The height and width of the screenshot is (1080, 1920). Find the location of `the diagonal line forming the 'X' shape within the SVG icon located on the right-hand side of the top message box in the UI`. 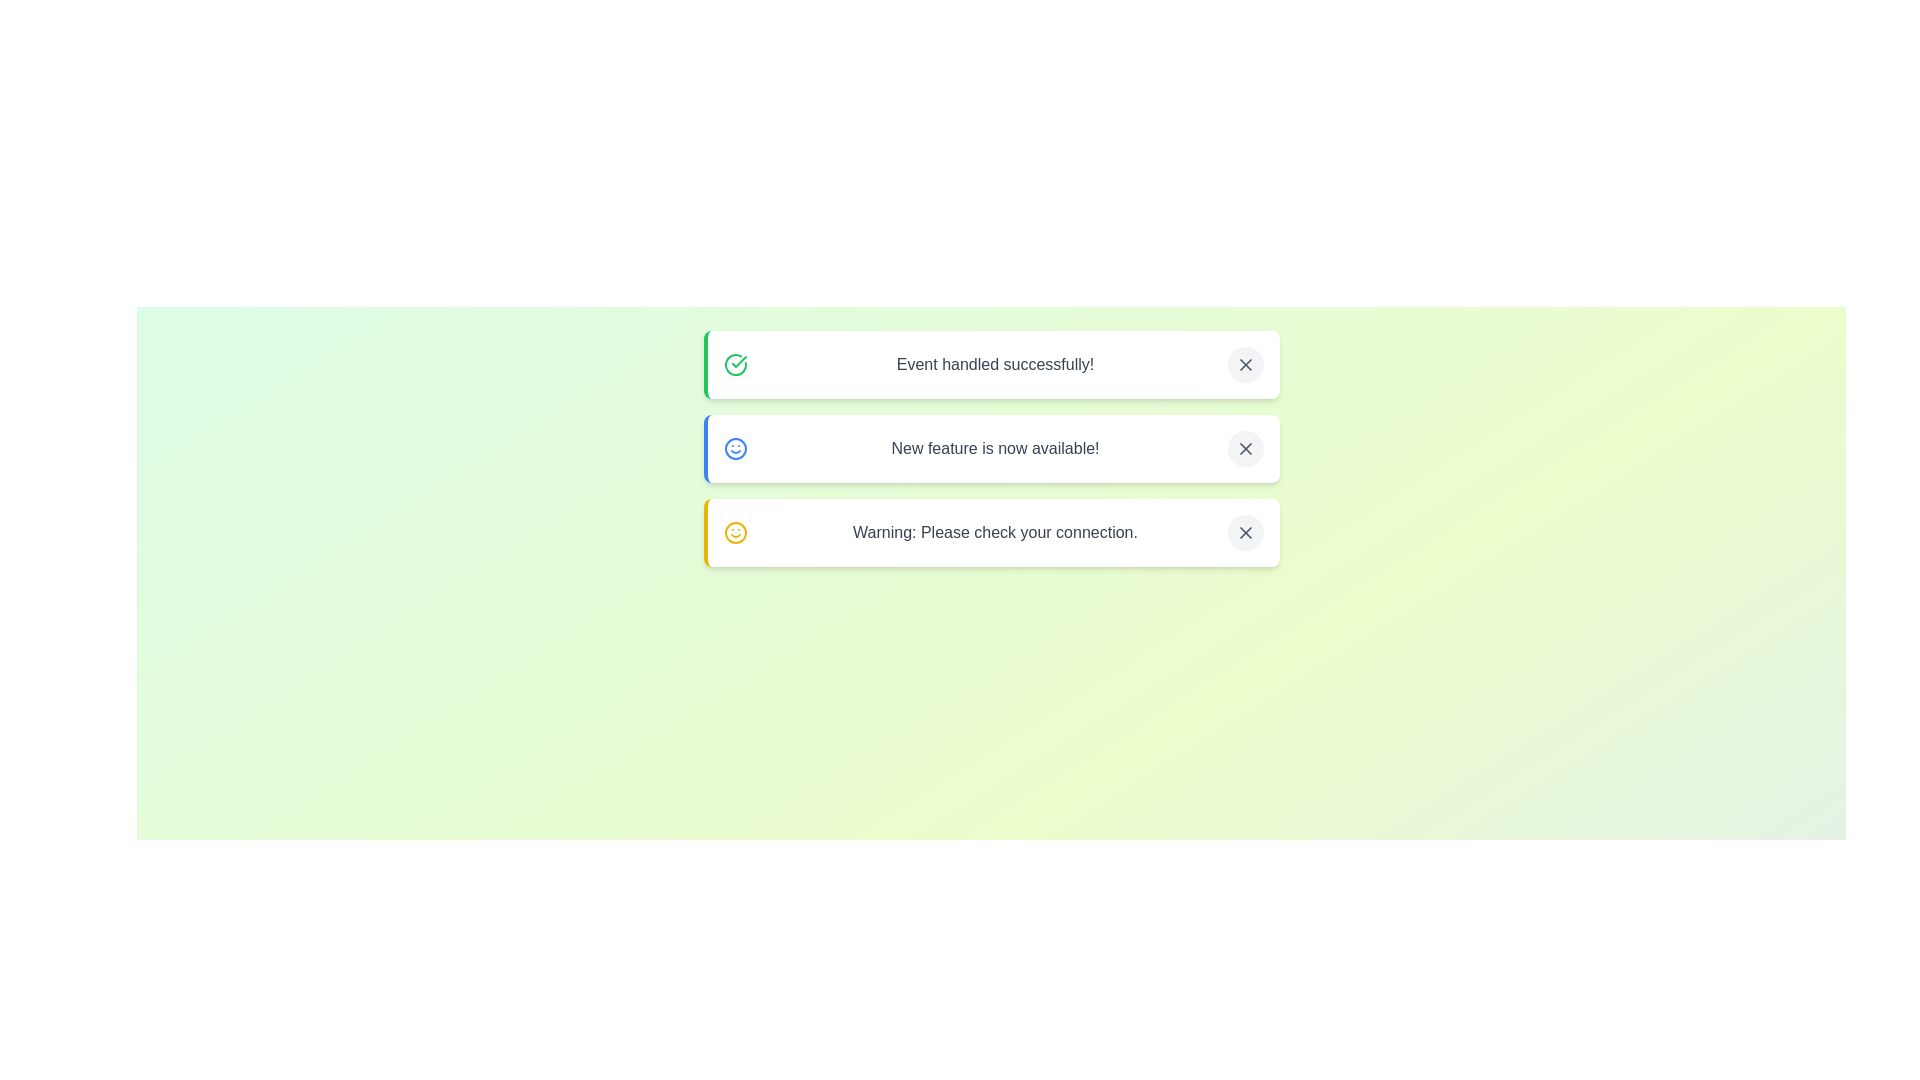

the diagonal line forming the 'X' shape within the SVG icon located on the right-hand side of the top message box in the UI is located at coordinates (1244, 365).